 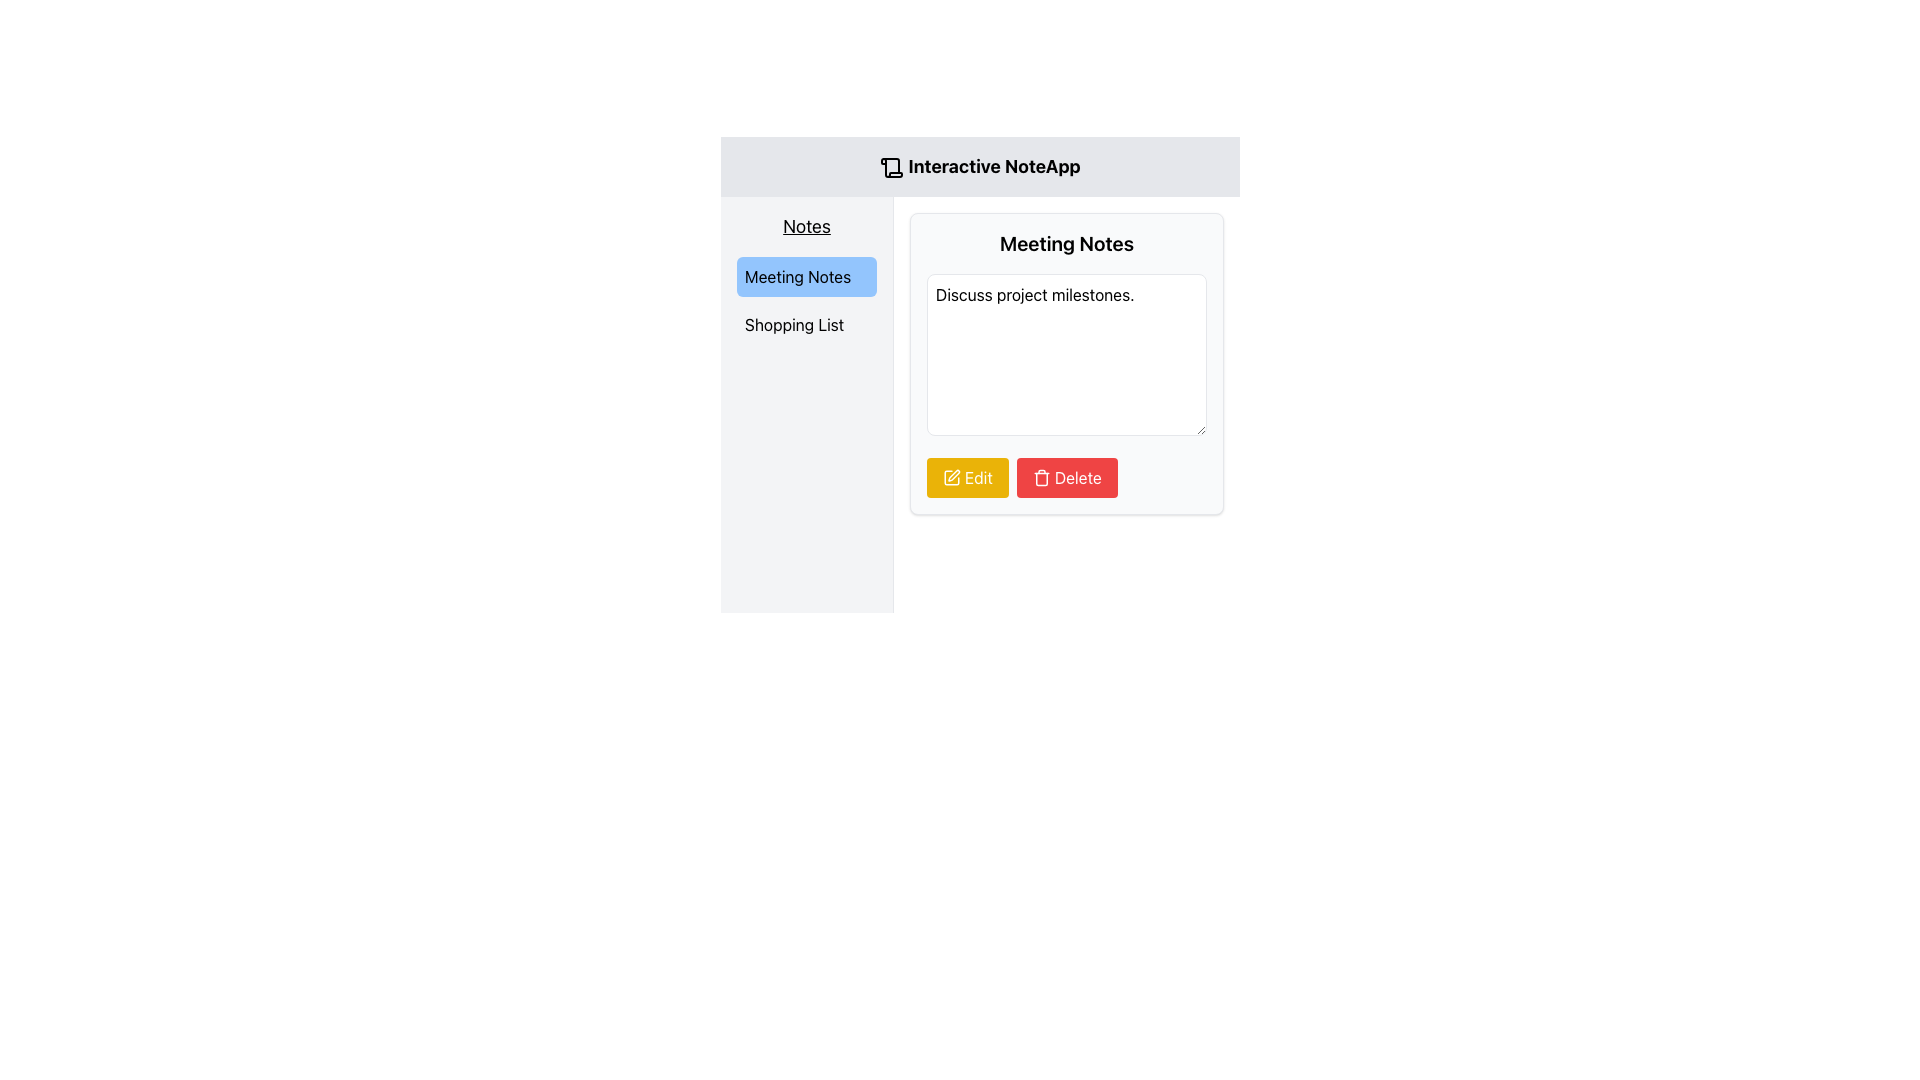 What do you see at coordinates (891, 167) in the screenshot?
I see `the application logo icon located in the header section of 'Interactive NoteApp', positioned to the left of the title text` at bounding box center [891, 167].